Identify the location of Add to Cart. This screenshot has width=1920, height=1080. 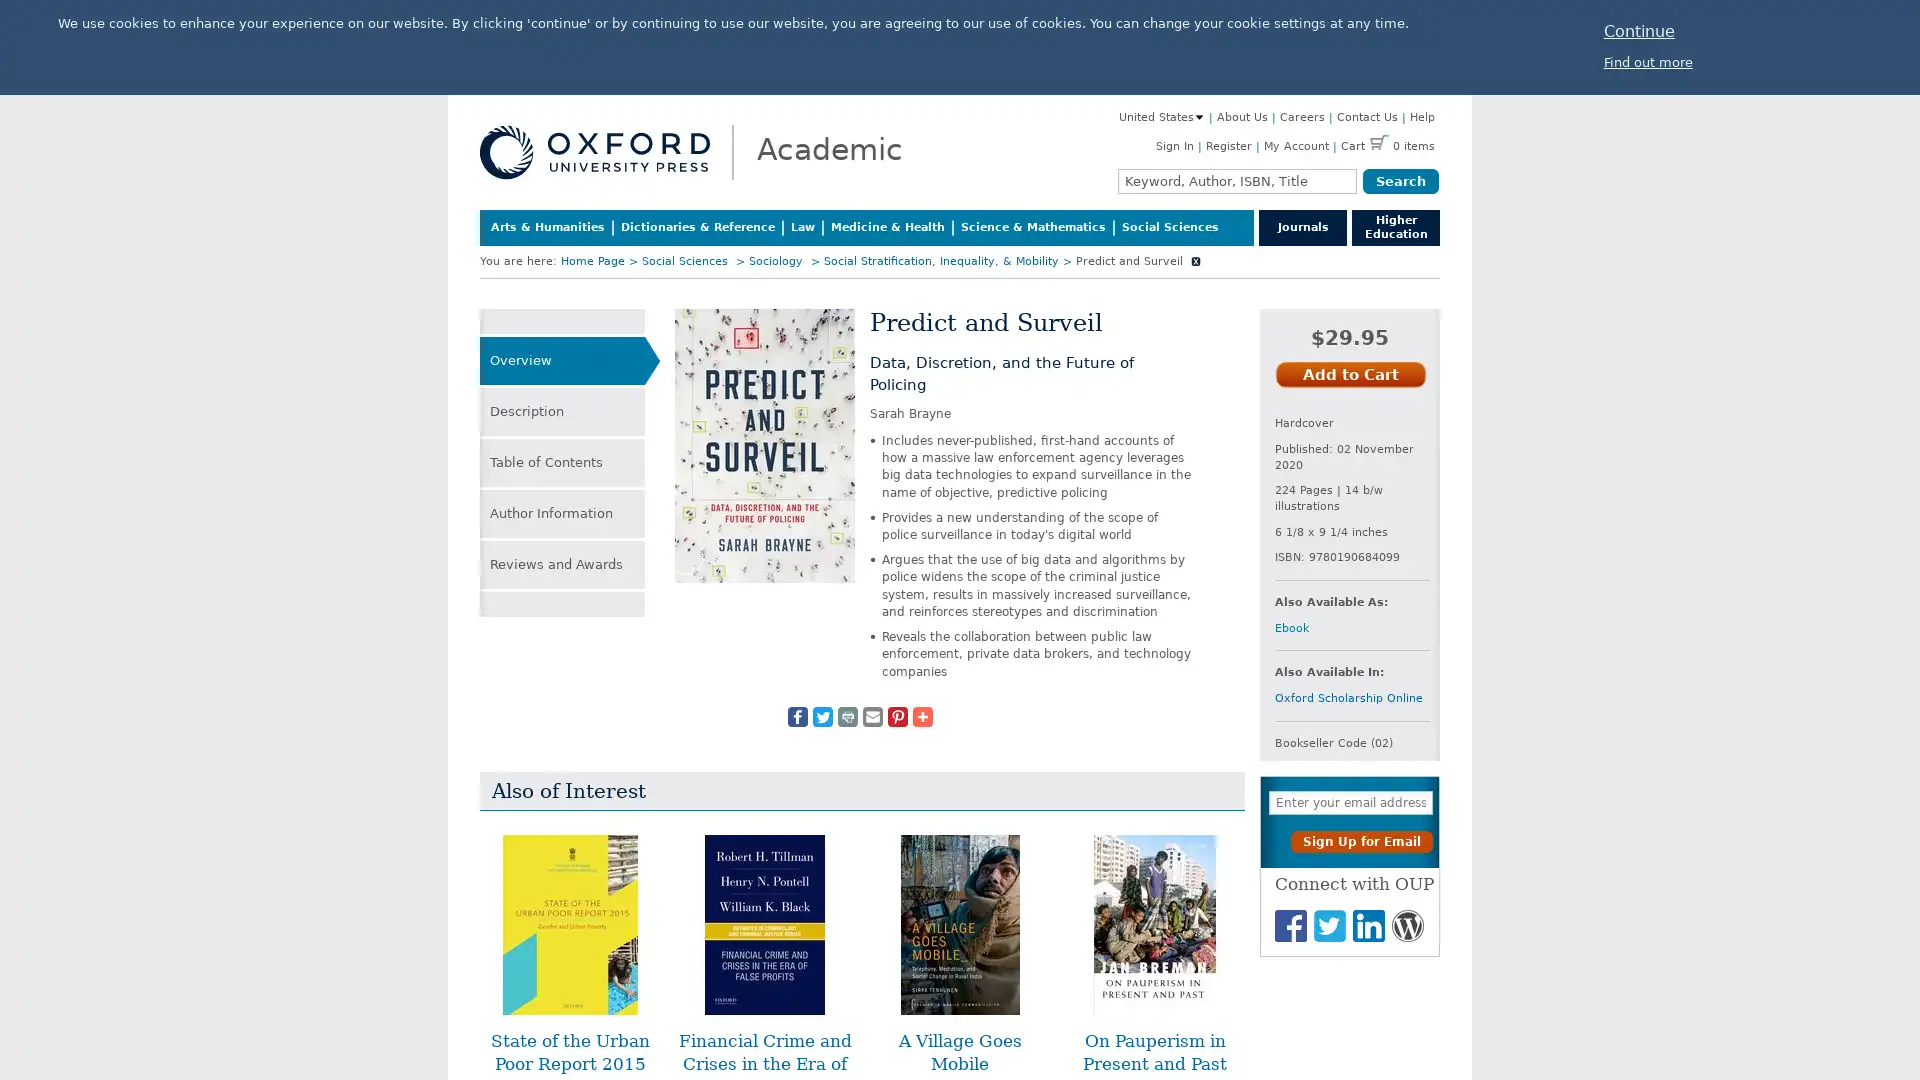
(1350, 374).